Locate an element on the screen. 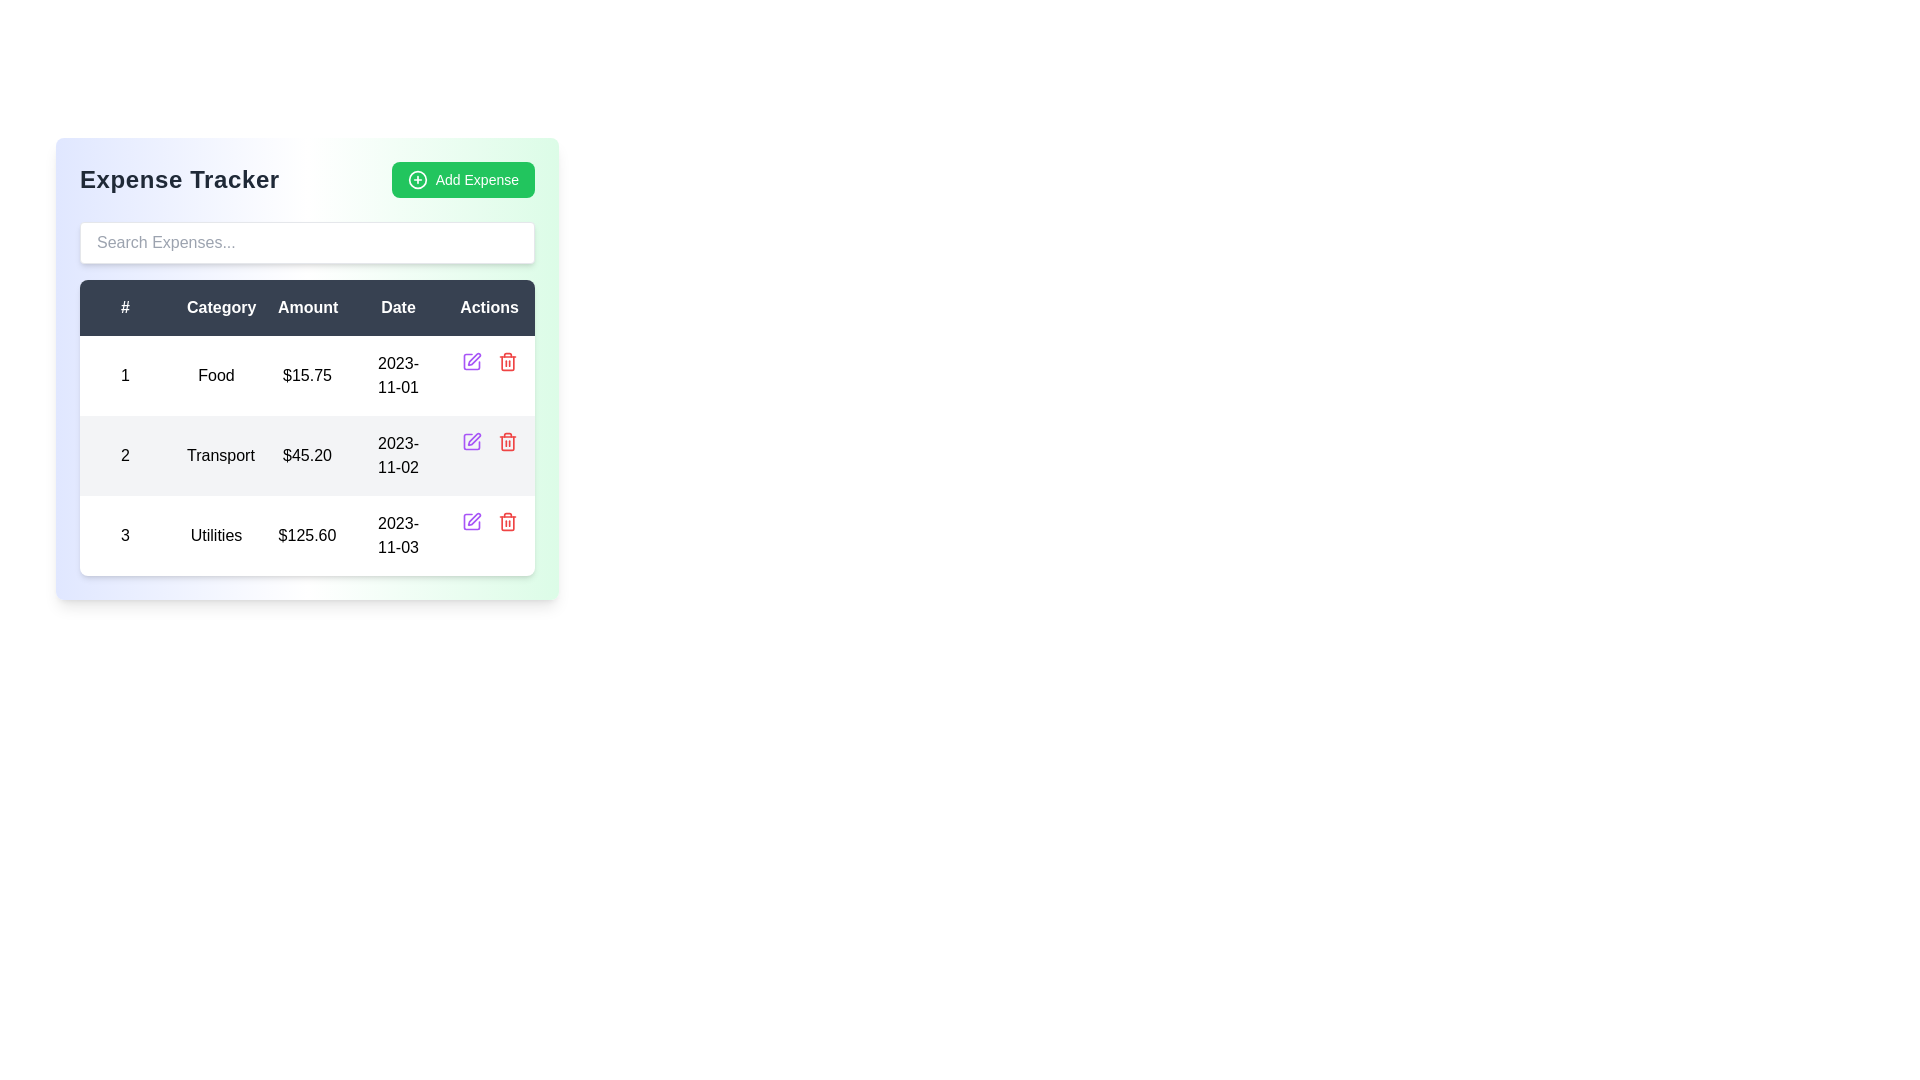 The image size is (1920, 1080). the Static text label displaying 'Utilities' which is located in the second column of the third row of the table is located at coordinates (216, 535).